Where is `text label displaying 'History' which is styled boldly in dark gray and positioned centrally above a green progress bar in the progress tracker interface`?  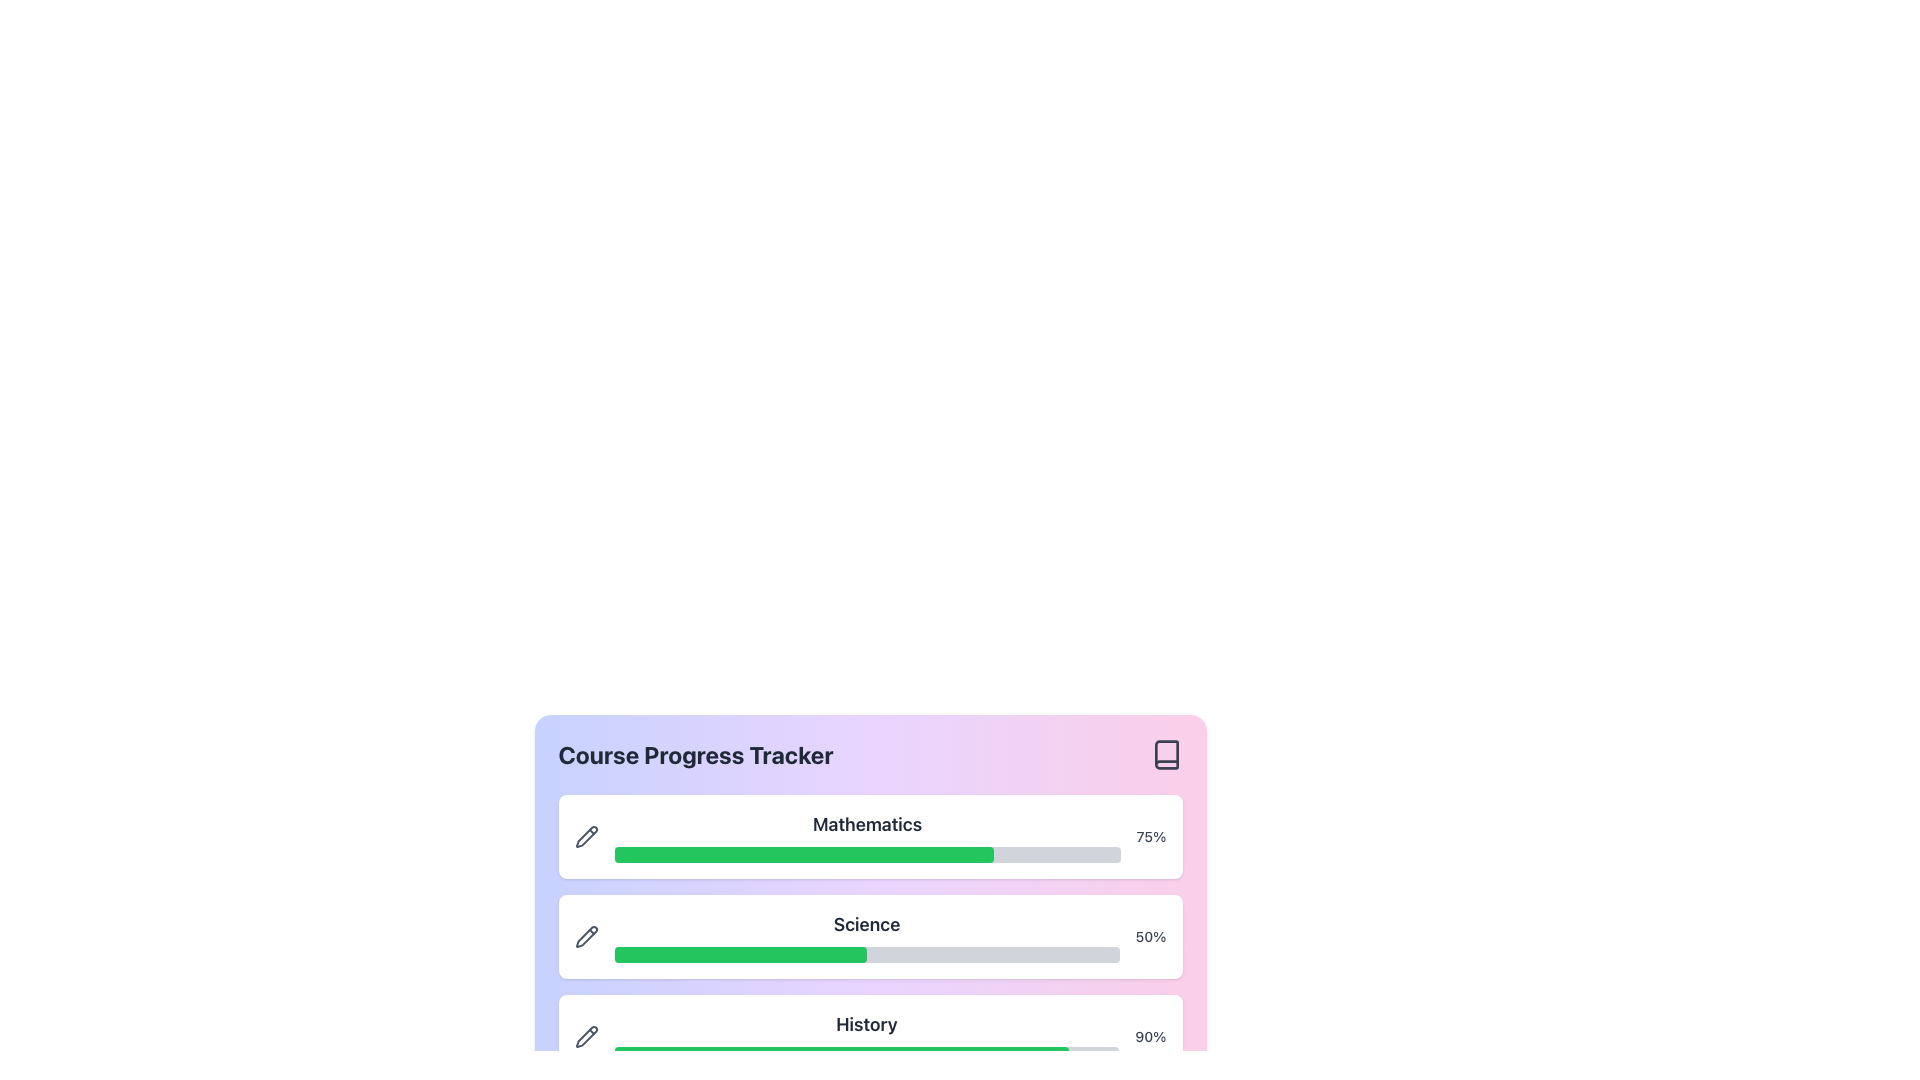 text label displaying 'History' which is styled boldly in dark gray and positioned centrally above a green progress bar in the progress tracker interface is located at coordinates (866, 1025).